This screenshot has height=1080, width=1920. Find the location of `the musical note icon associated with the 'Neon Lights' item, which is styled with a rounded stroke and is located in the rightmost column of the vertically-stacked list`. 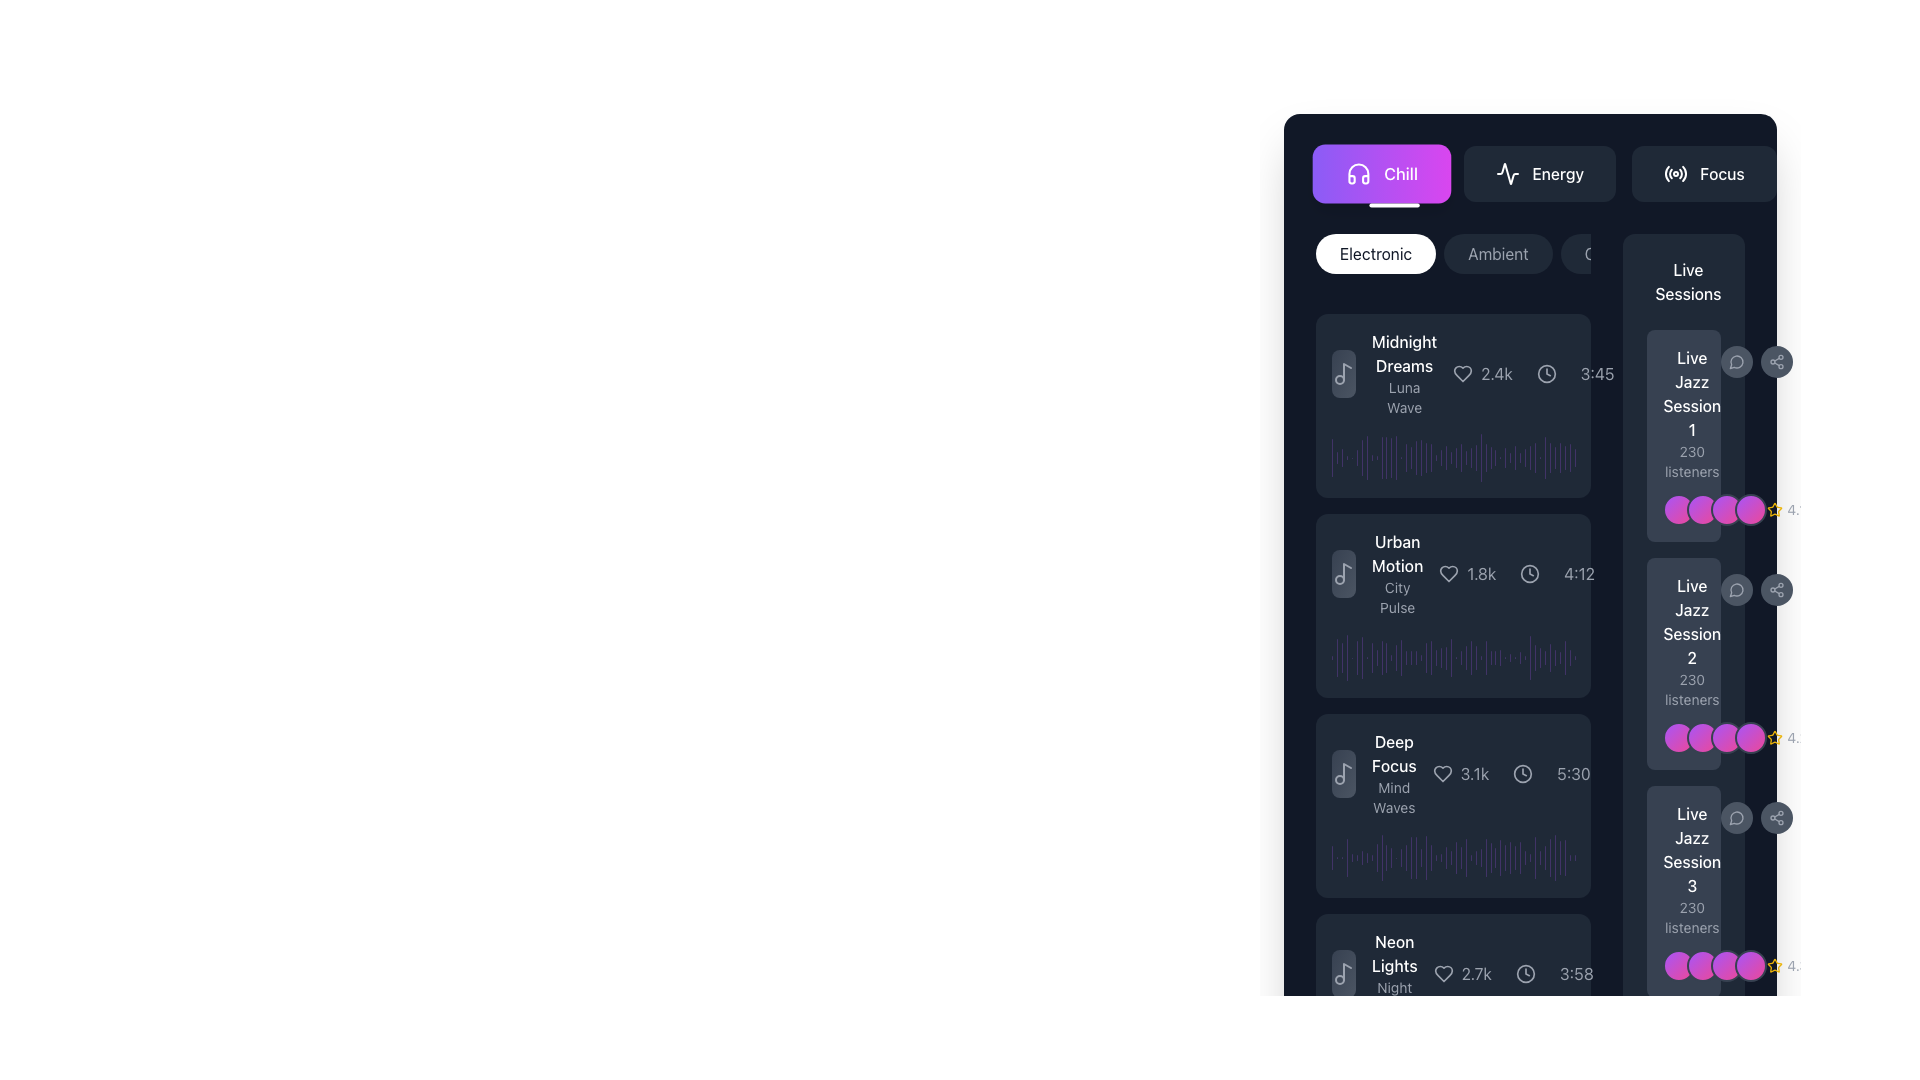

the musical note icon associated with the 'Neon Lights' item, which is styled with a rounded stroke and is located in the rightmost column of the vertically-stacked list is located at coordinates (1344, 973).